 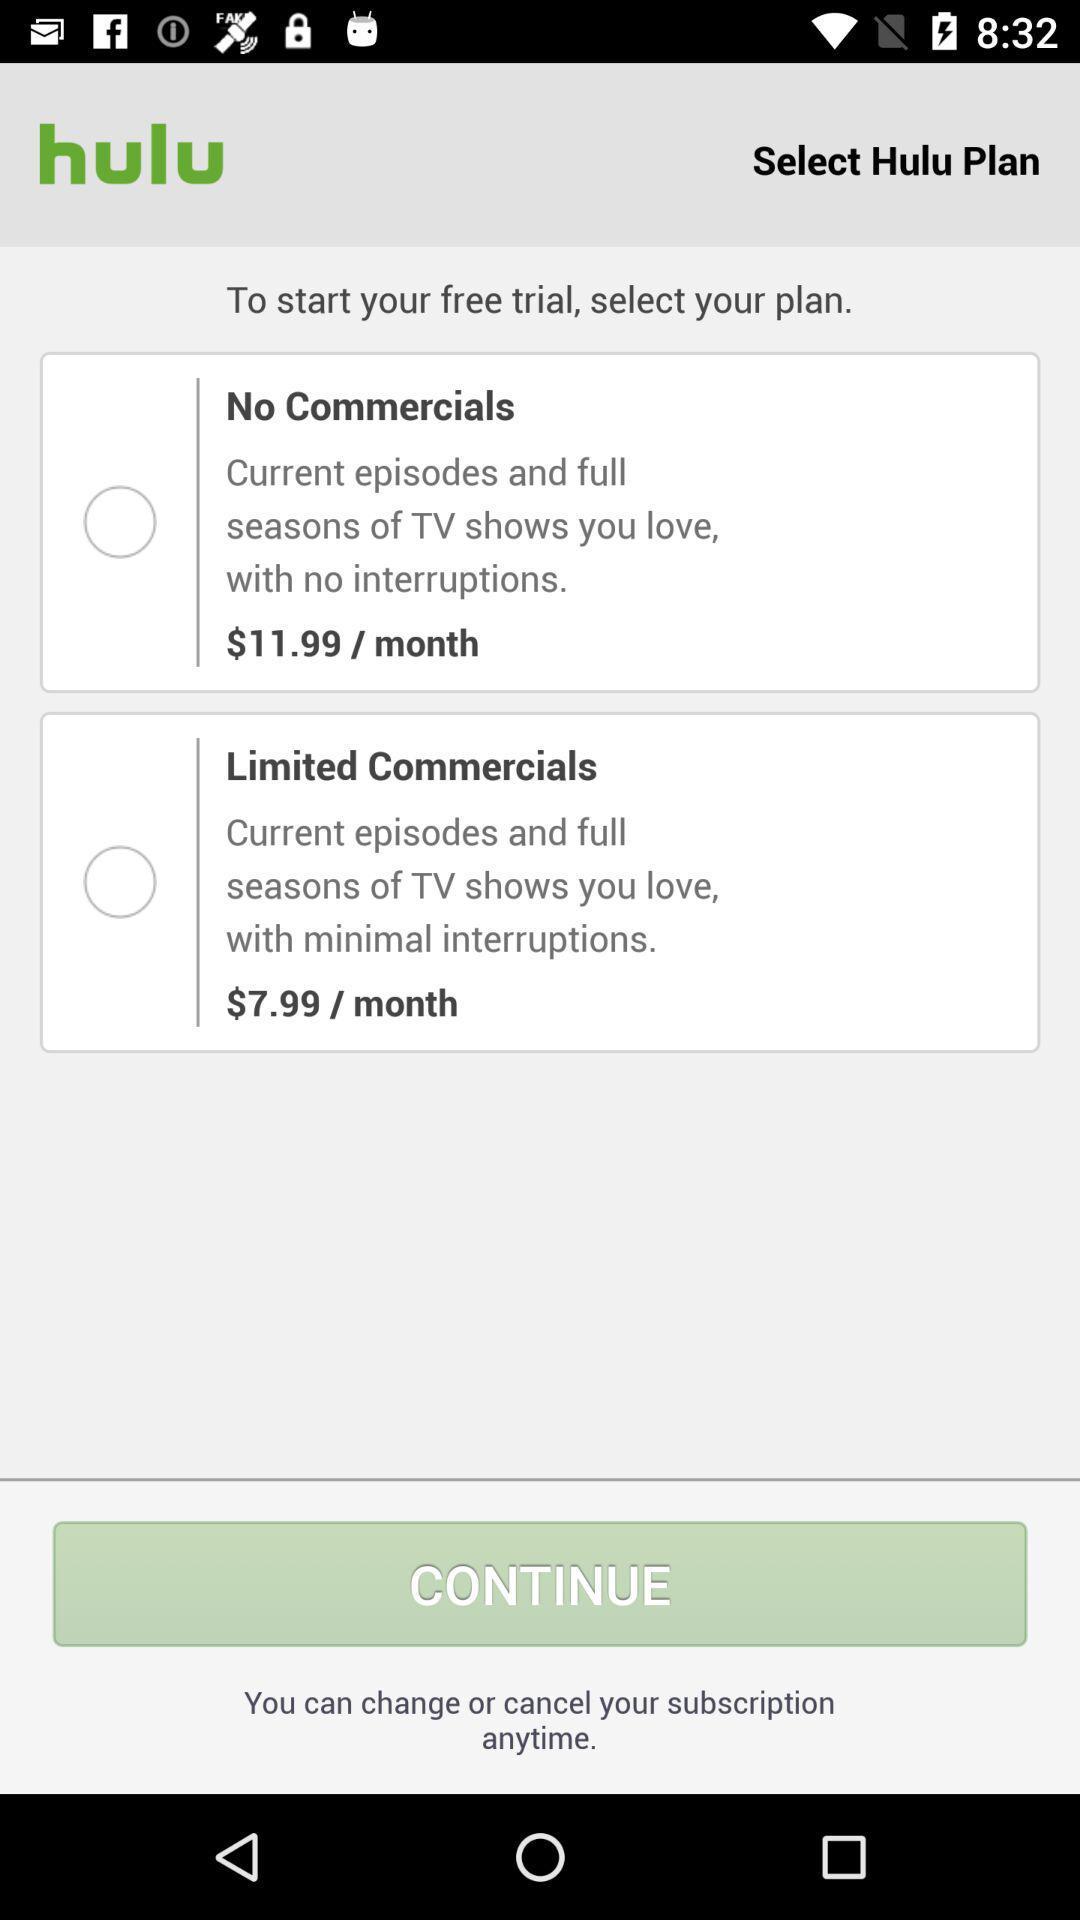 What do you see at coordinates (126, 881) in the screenshot?
I see `to select` at bounding box center [126, 881].